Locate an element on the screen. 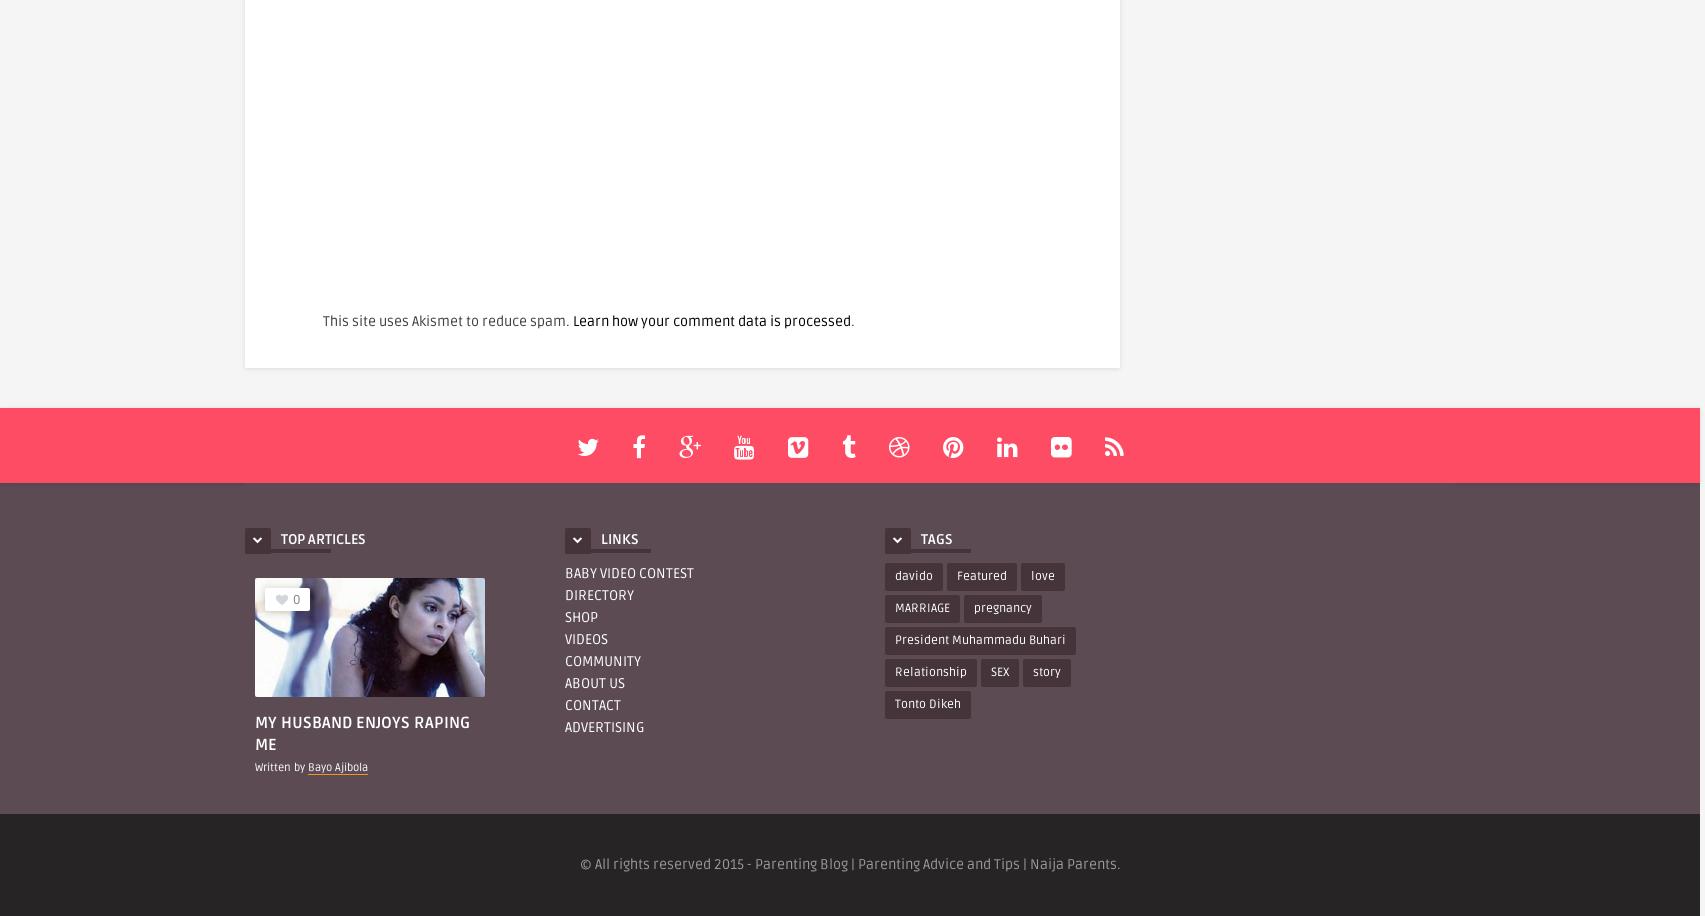  'VIDEOS' is located at coordinates (586, 637).